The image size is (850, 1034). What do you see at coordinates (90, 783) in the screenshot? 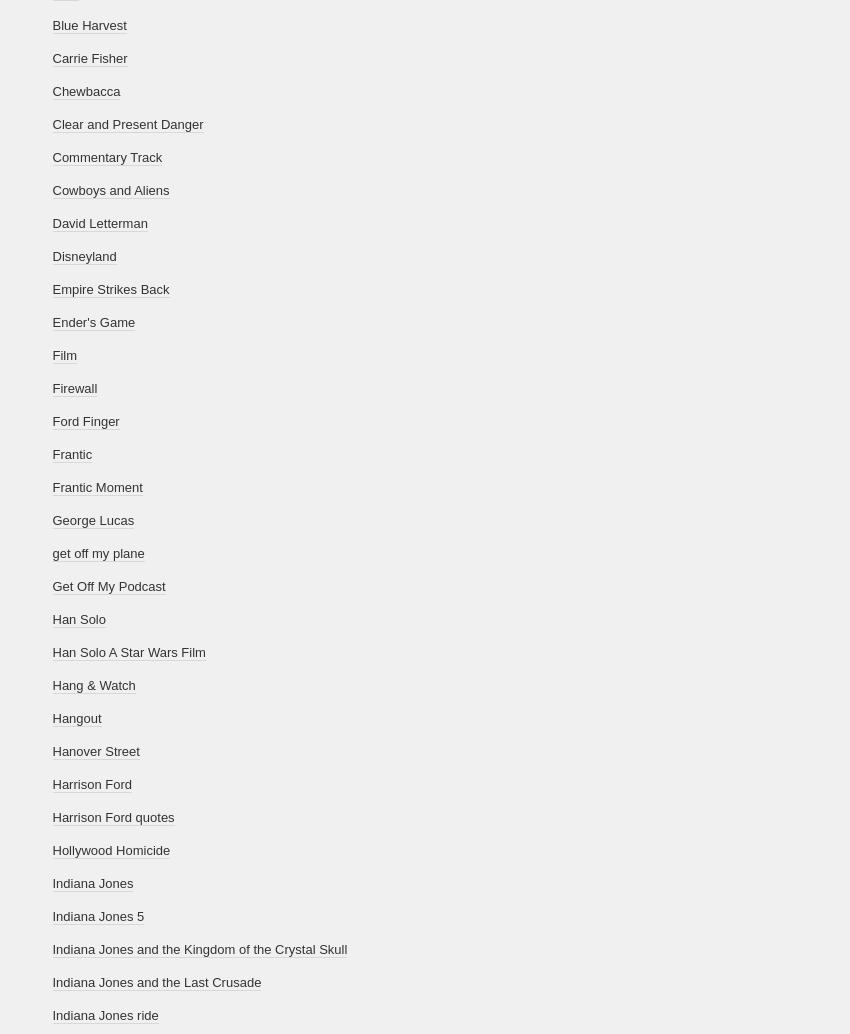
I see `'Harrison Ford'` at bounding box center [90, 783].